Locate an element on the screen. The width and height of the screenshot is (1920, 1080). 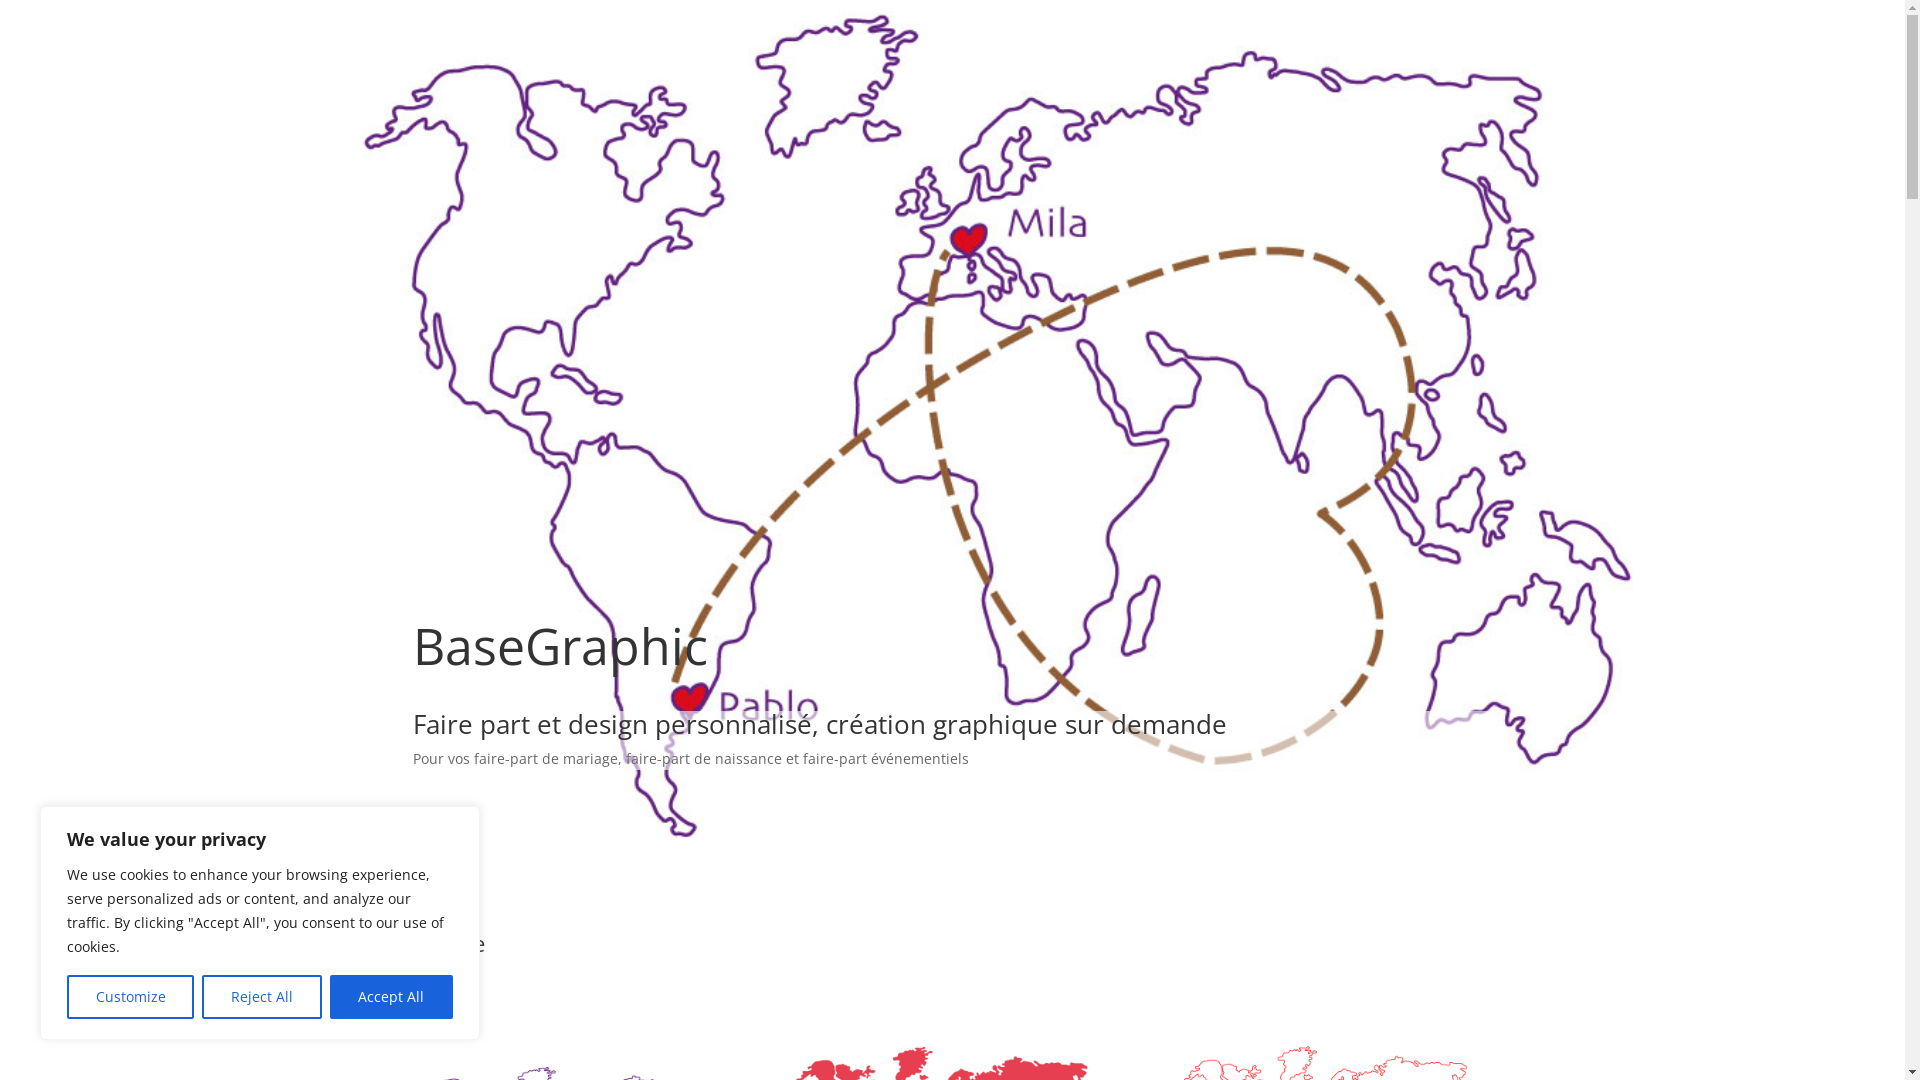
'Accept All' is located at coordinates (391, 996).